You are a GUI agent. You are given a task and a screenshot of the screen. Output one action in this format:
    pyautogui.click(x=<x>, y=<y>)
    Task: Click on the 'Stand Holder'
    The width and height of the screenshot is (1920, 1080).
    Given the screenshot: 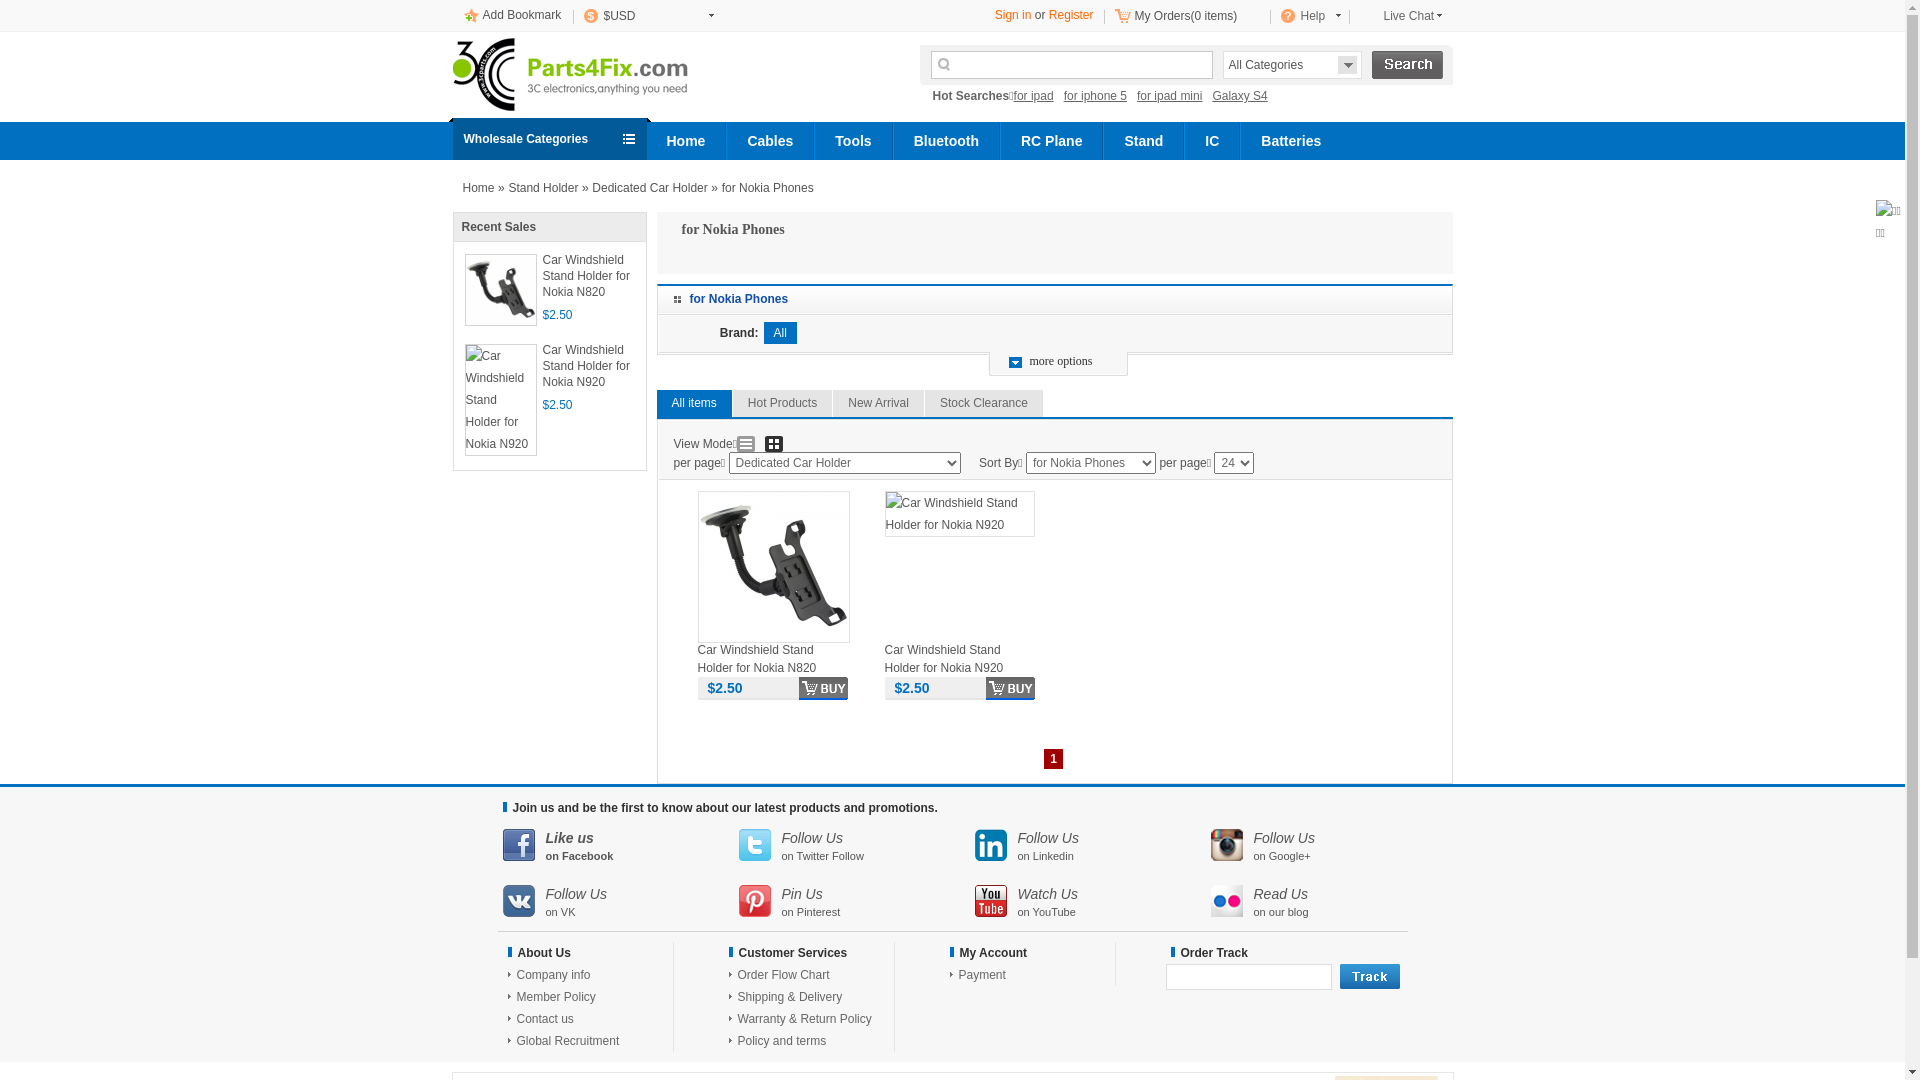 What is the action you would take?
    pyautogui.click(x=508, y=188)
    